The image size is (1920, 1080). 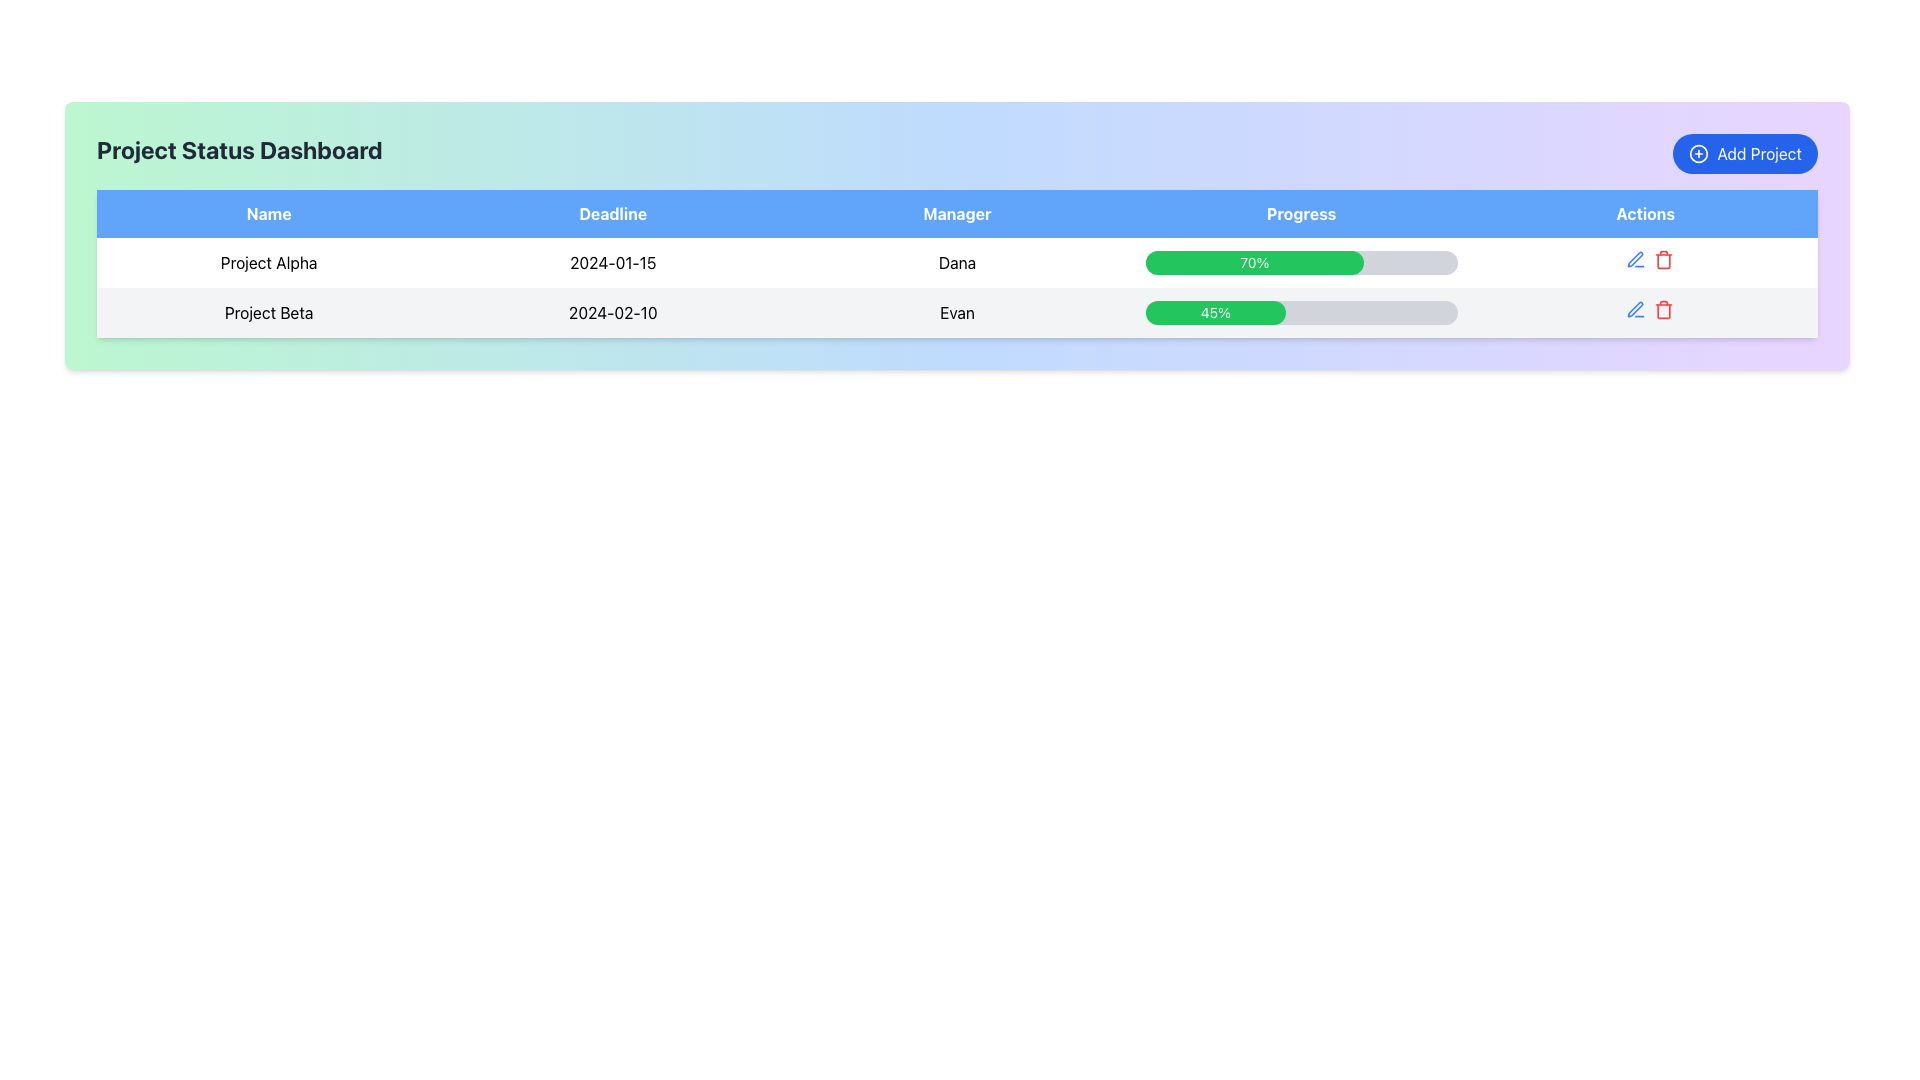 I want to click on the circular add icon with a plus sign located to the left of the 'Add Project' text in the blue button at the top-right corner of the interface, so click(x=1698, y=153).